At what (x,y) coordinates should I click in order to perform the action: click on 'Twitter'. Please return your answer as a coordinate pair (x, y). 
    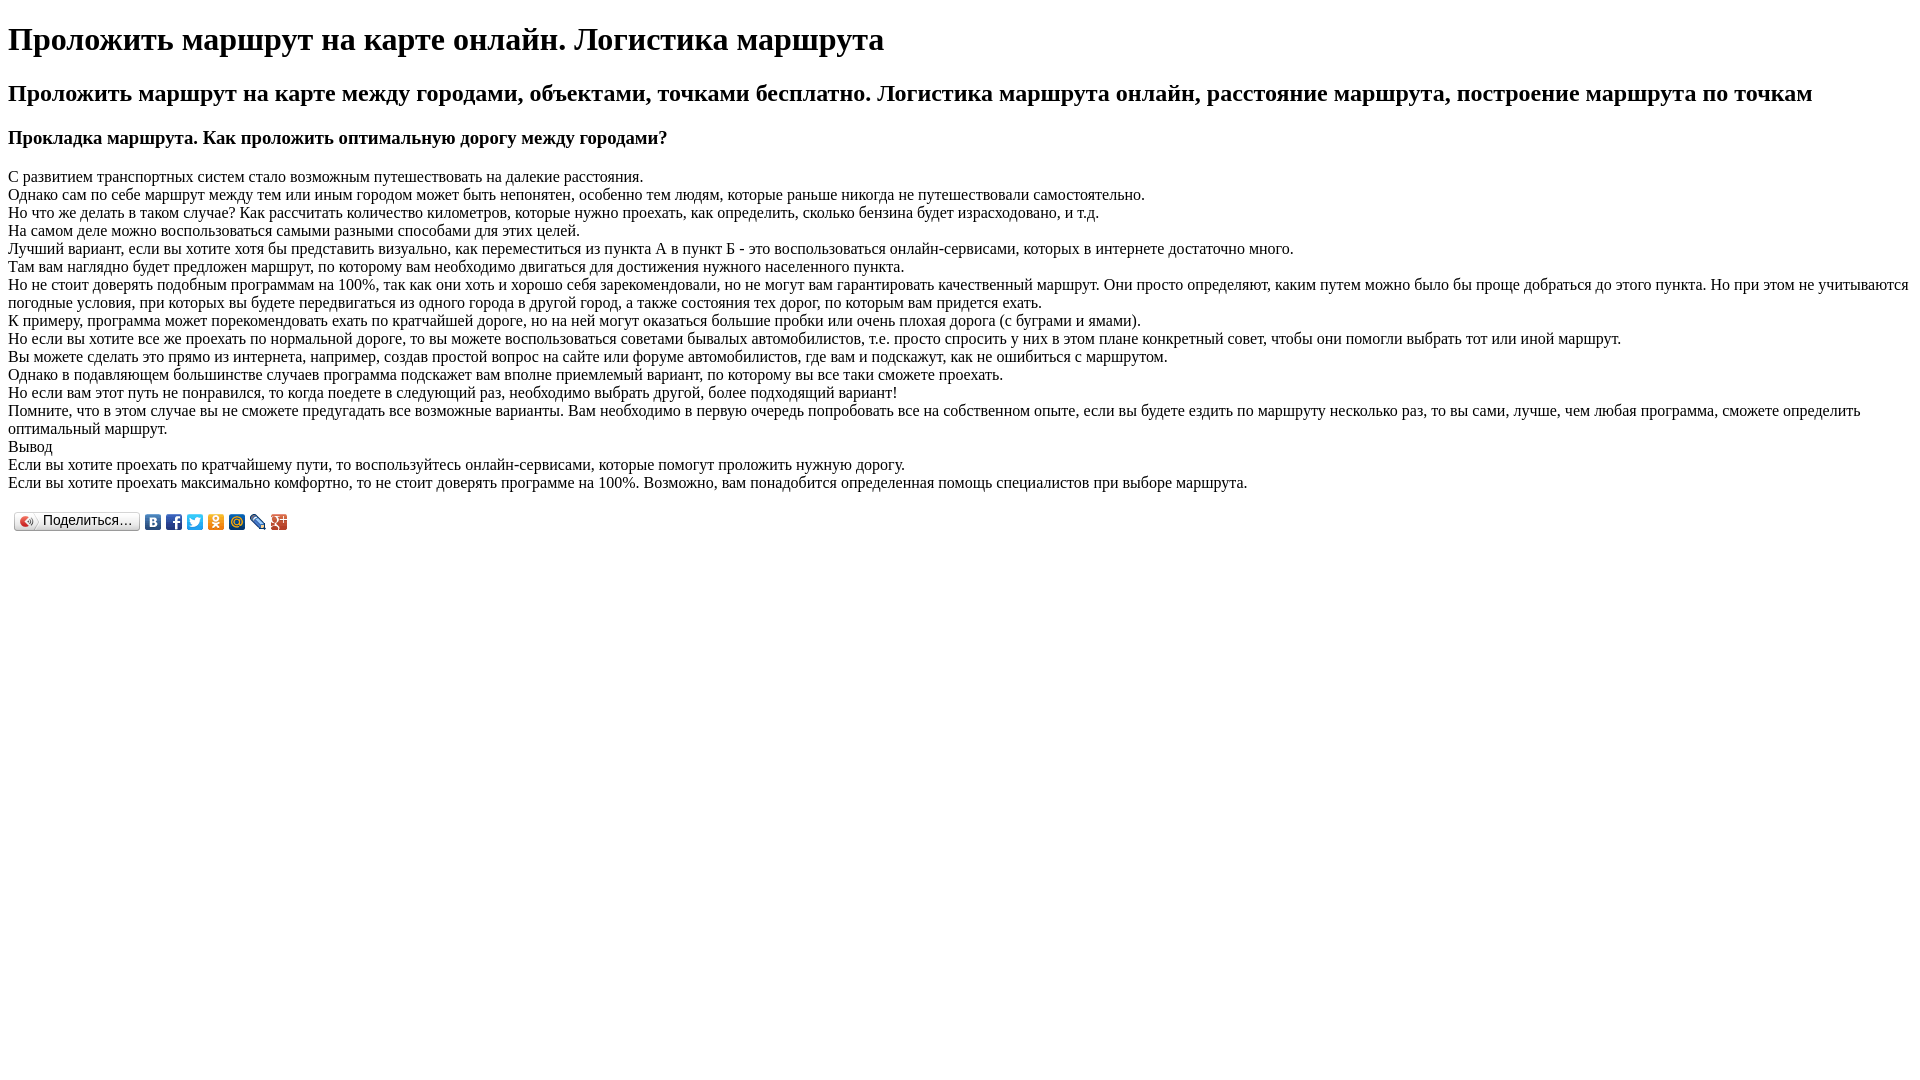
    Looking at the image, I should click on (185, 519).